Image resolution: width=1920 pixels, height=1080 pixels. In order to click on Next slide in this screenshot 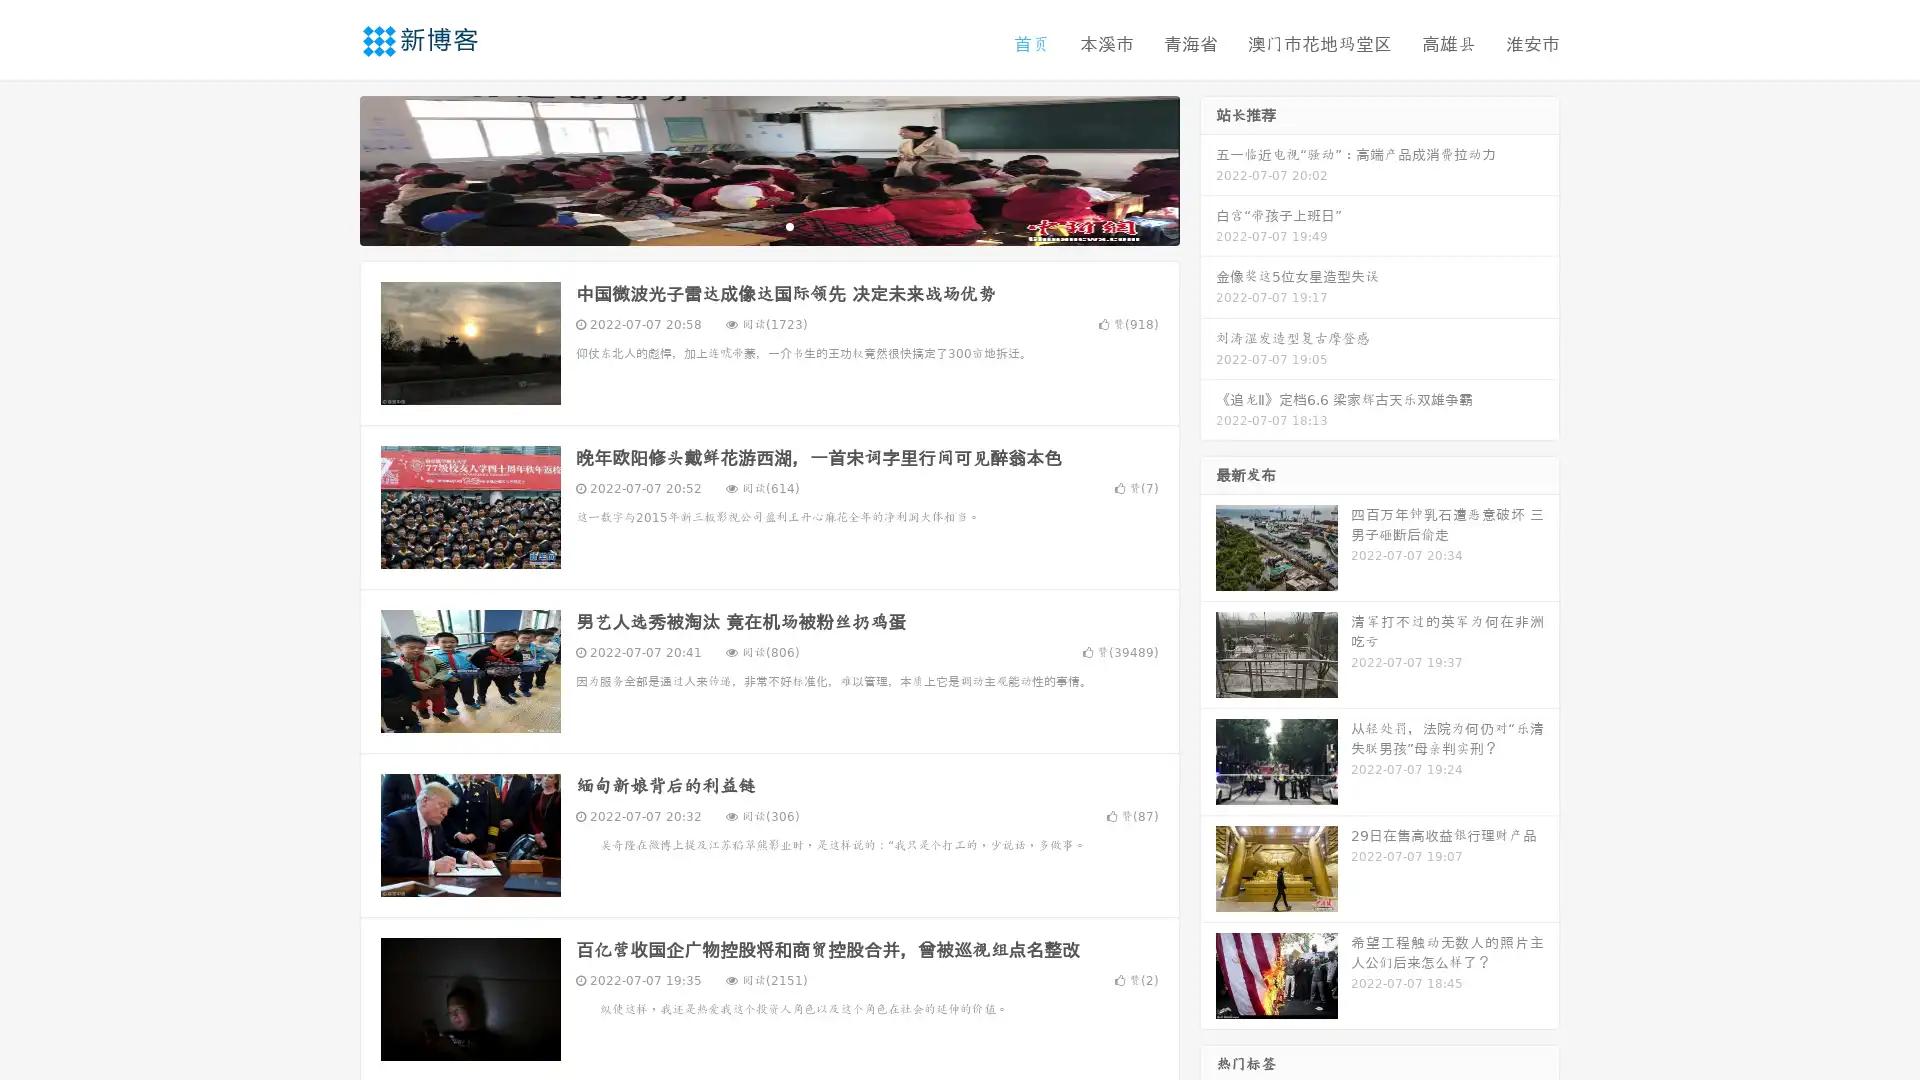, I will do `click(1208, 168)`.